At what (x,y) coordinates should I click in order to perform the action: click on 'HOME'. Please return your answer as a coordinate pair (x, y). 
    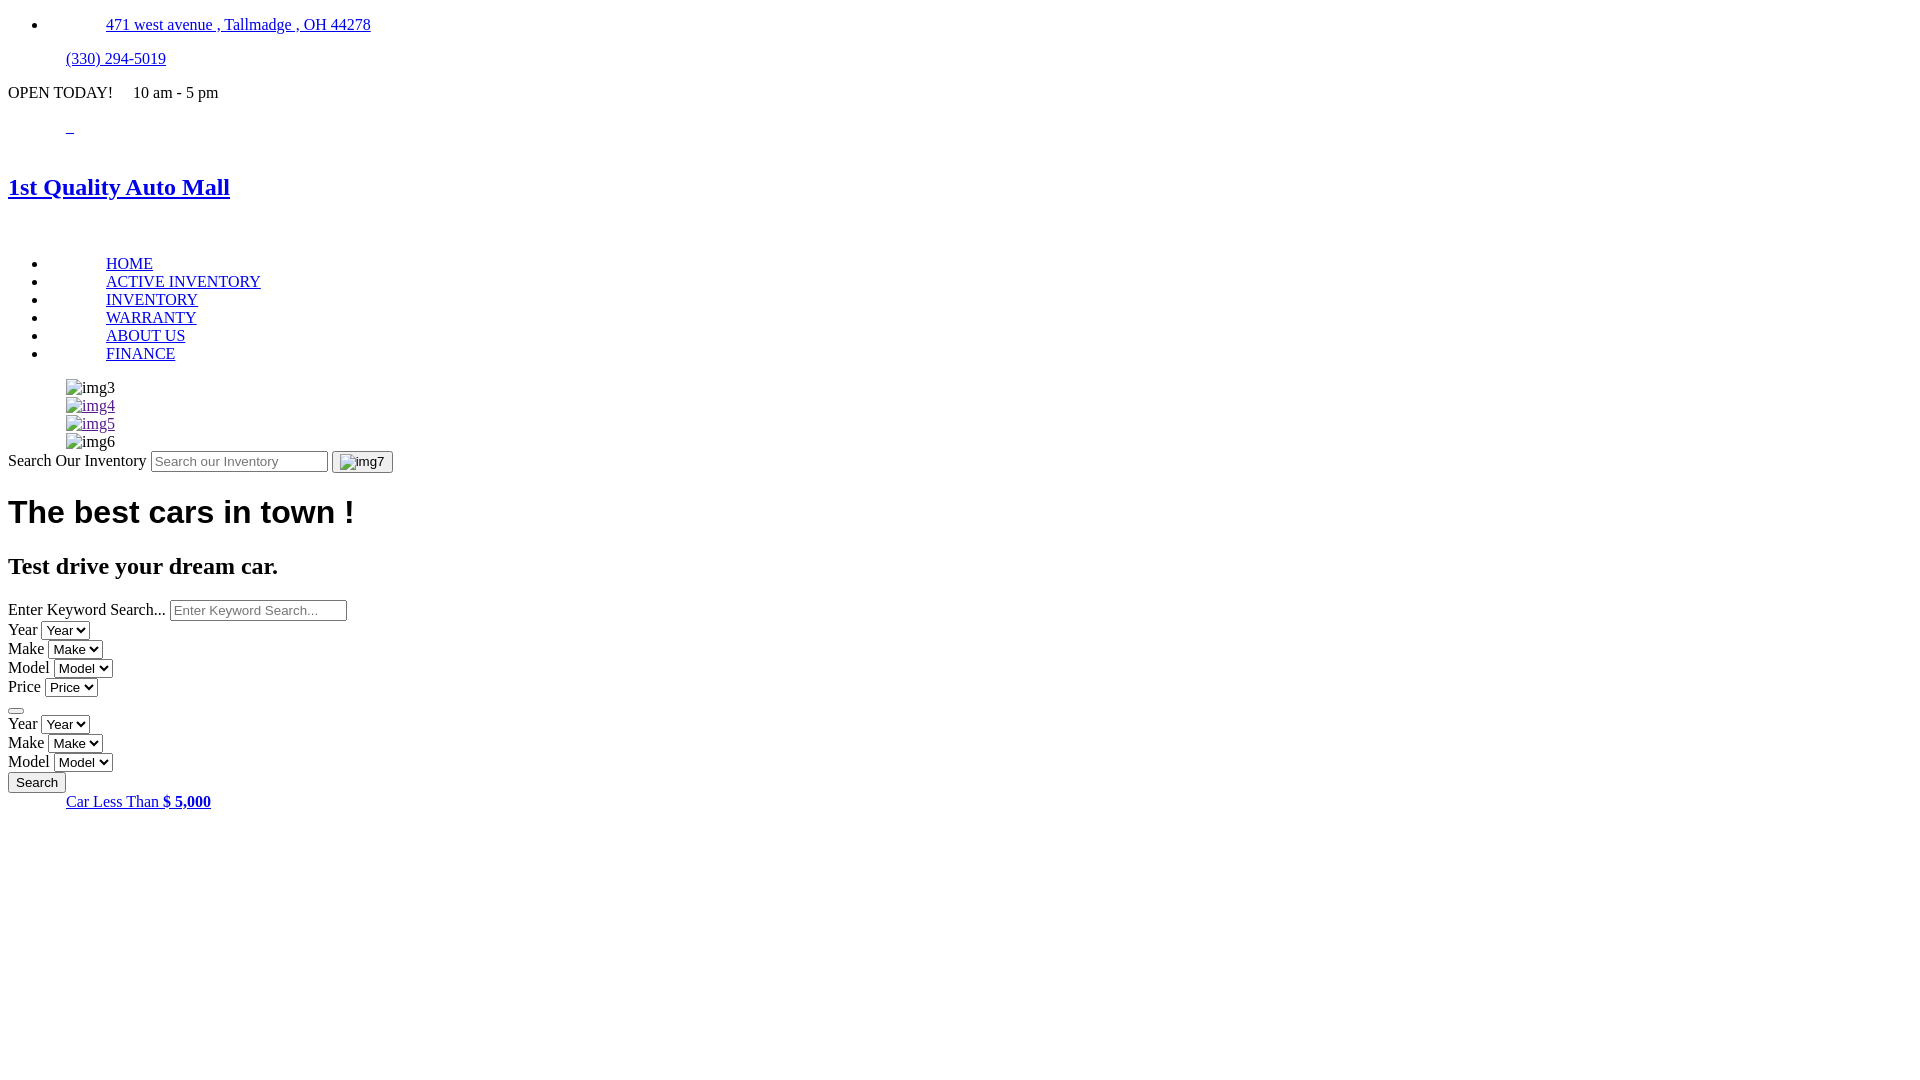
    Looking at the image, I should click on (128, 262).